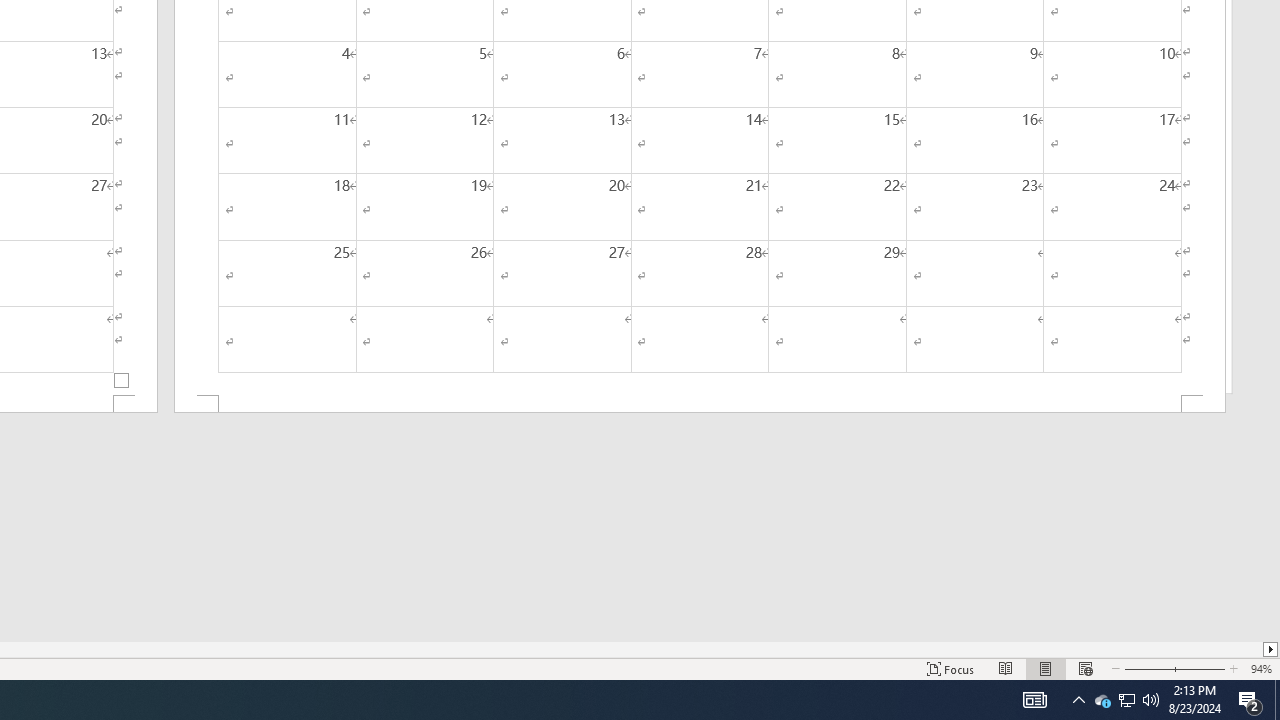 This screenshot has width=1280, height=720. What do you see at coordinates (950, 669) in the screenshot?
I see `'Focus '` at bounding box center [950, 669].